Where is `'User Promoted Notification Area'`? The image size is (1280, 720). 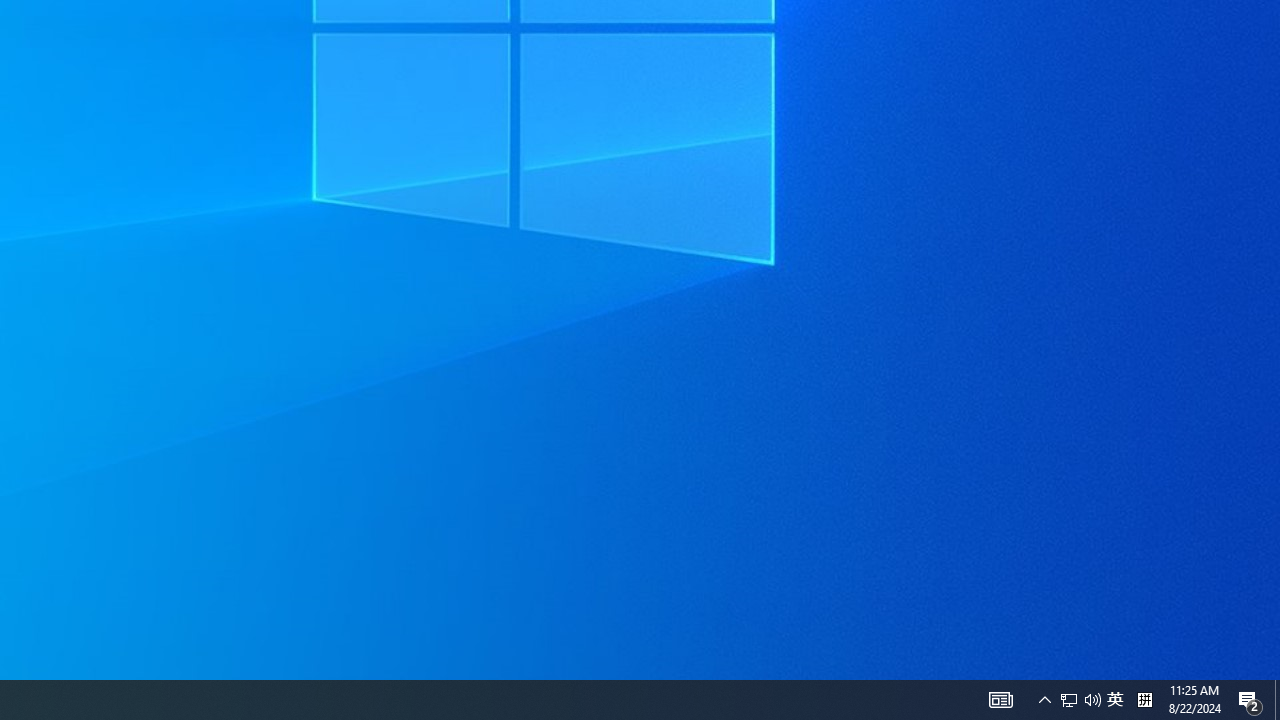
'User Promoted Notification Area' is located at coordinates (1068, 698).